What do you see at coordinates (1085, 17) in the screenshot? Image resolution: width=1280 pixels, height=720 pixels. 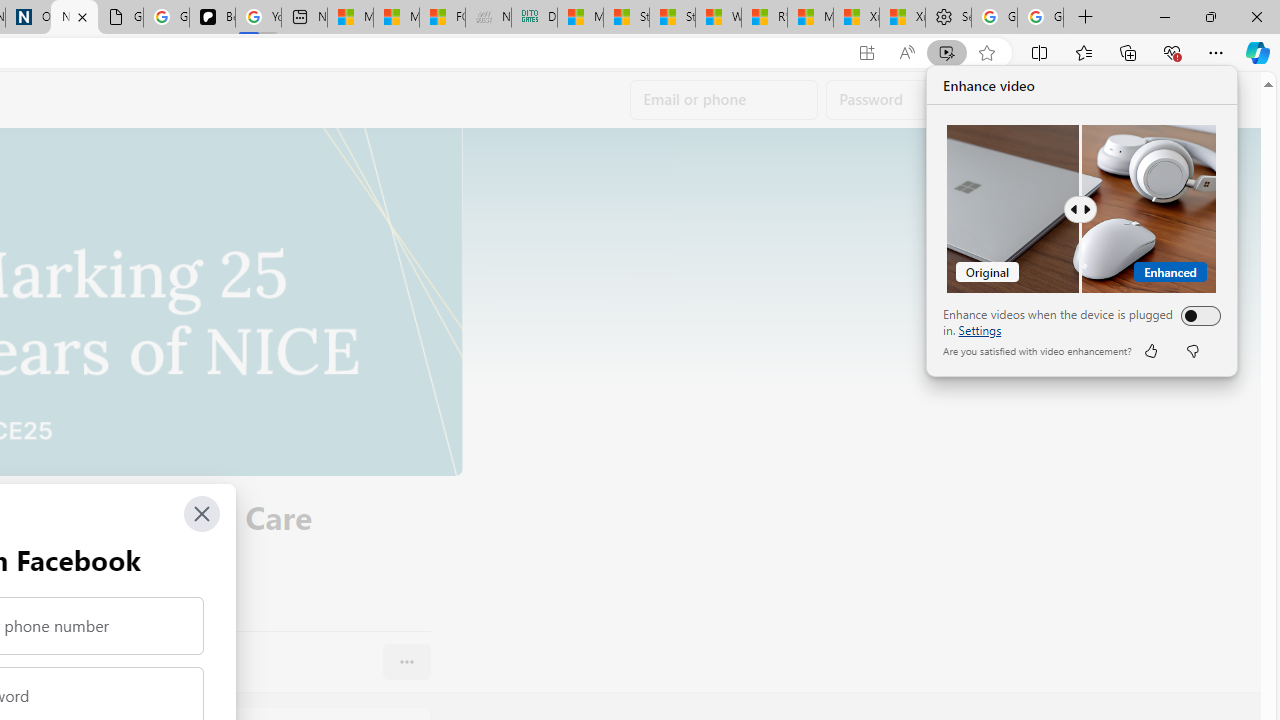 I see `'New Tab'` at bounding box center [1085, 17].